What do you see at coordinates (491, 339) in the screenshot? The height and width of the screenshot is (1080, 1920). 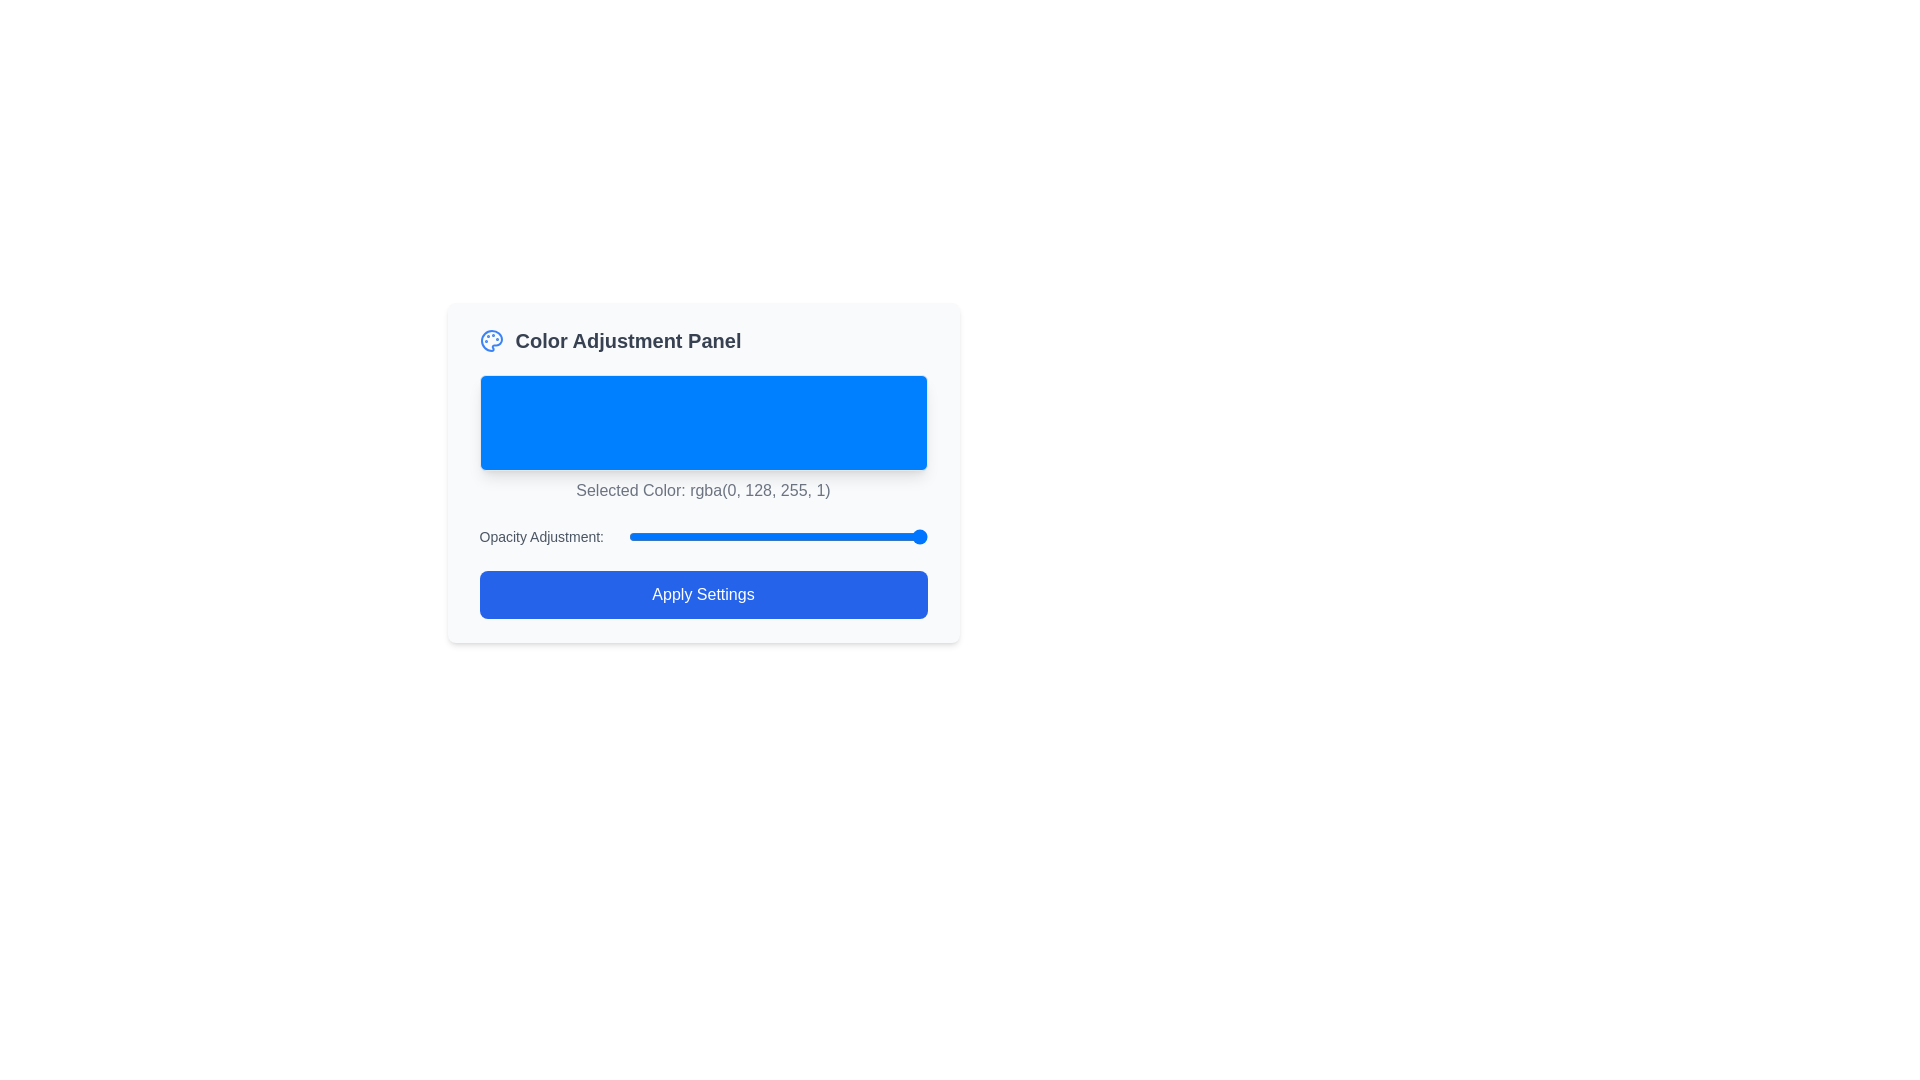 I see `the decorative icon related to the color adjustment functionality located in the top-left corner of the 'Color Adjustment Panel'` at bounding box center [491, 339].